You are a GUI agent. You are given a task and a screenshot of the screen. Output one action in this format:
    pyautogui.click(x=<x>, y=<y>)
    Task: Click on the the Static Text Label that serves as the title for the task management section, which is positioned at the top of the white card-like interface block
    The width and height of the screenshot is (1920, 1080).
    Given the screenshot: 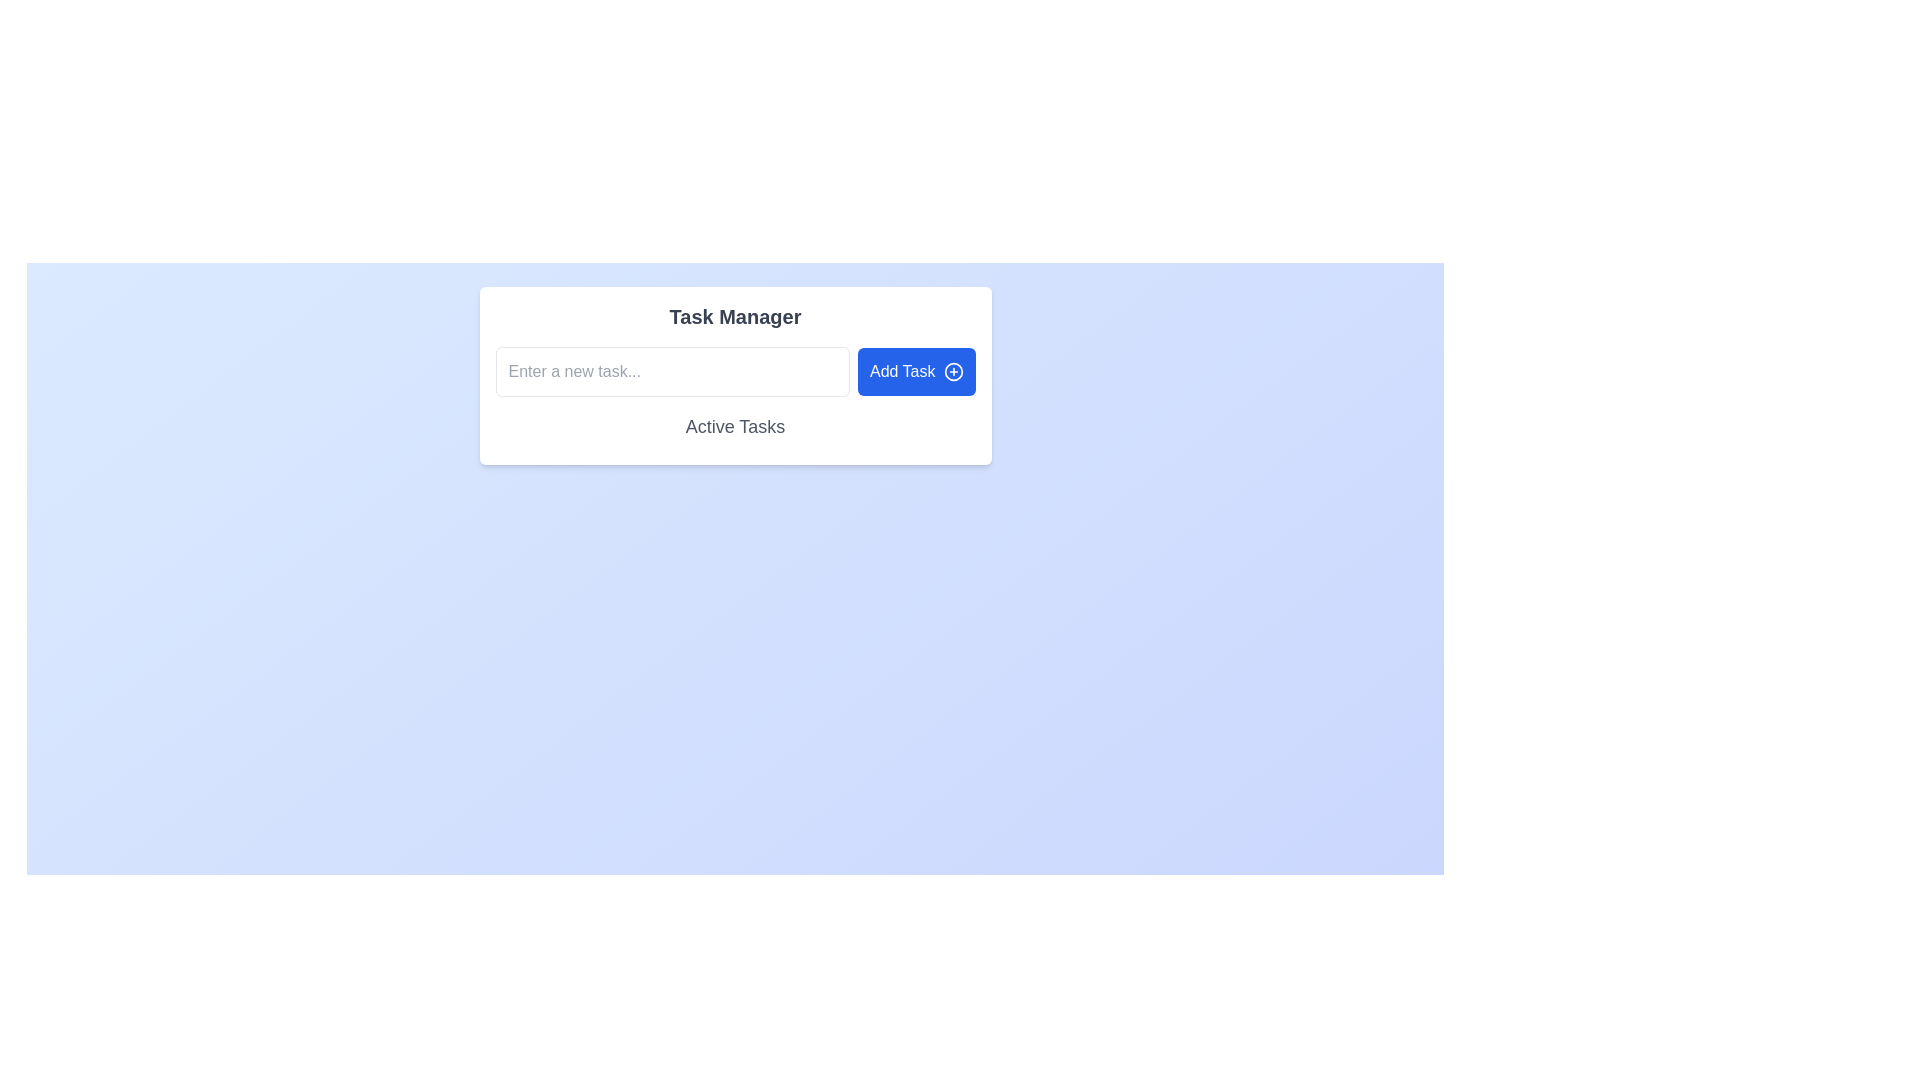 What is the action you would take?
    pyautogui.click(x=734, y=315)
    